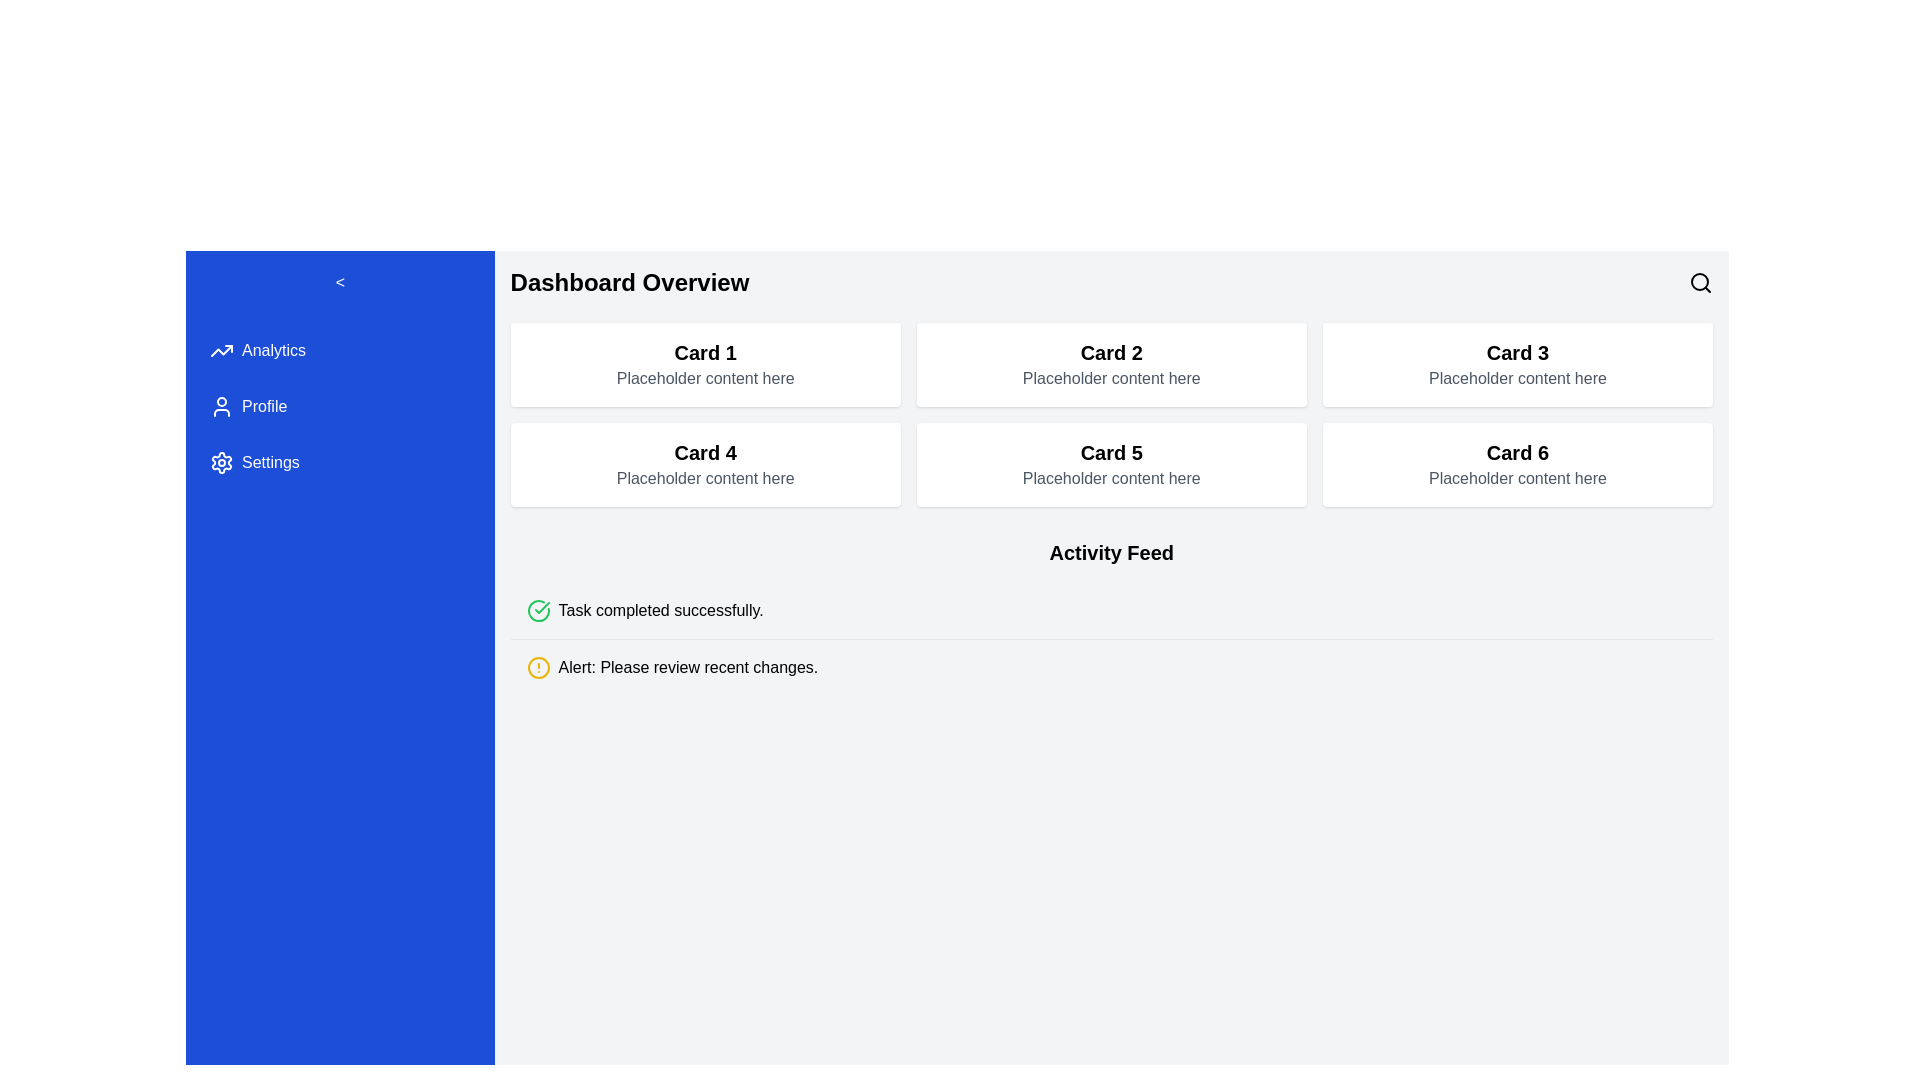 Image resolution: width=1920 pixels, height=1080 pixels. Describe the element at coordinates (1110, 478) in the screenshot. I see `the text label with the gray color scheme containing the text 'Placeholder content here', located below the title 'Card 5' in the center-right section of the interface` at that location.